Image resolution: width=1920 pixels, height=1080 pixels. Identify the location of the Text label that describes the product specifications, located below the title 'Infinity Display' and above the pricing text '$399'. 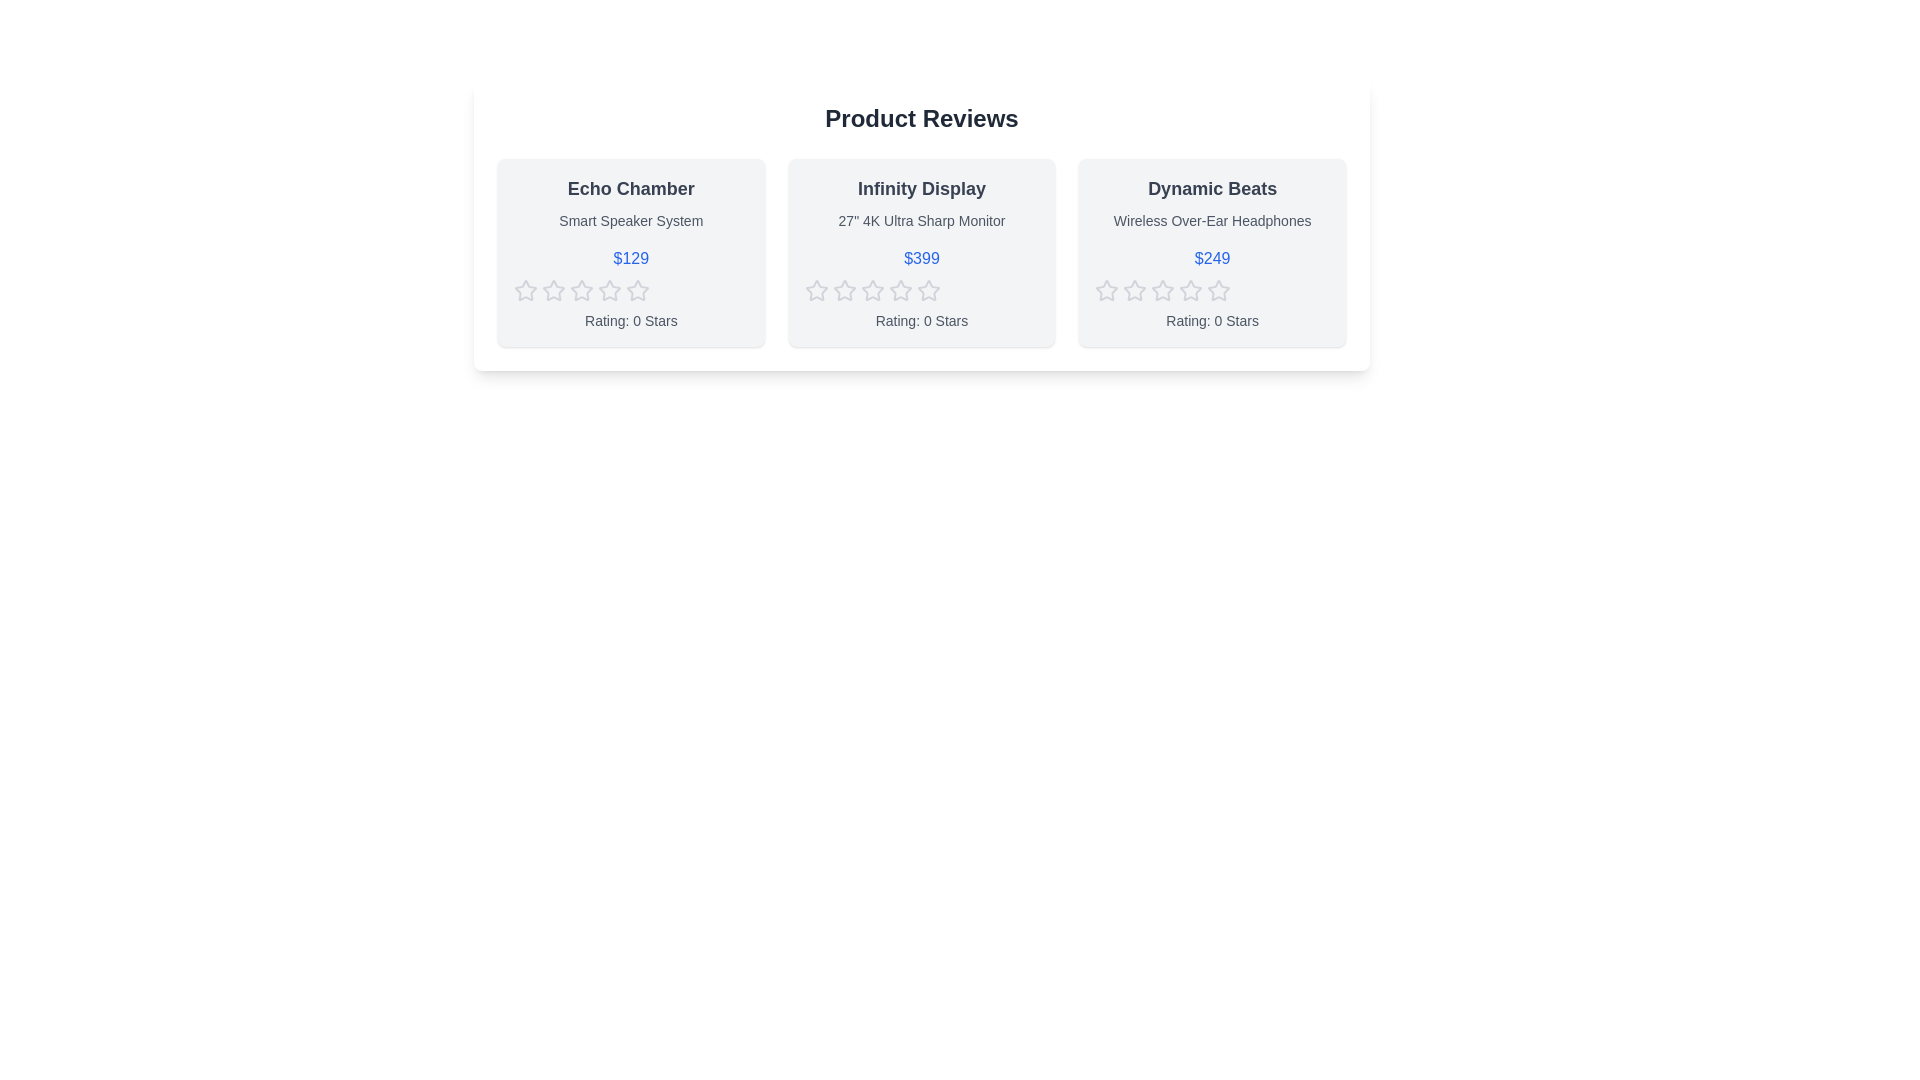
(920, 220).